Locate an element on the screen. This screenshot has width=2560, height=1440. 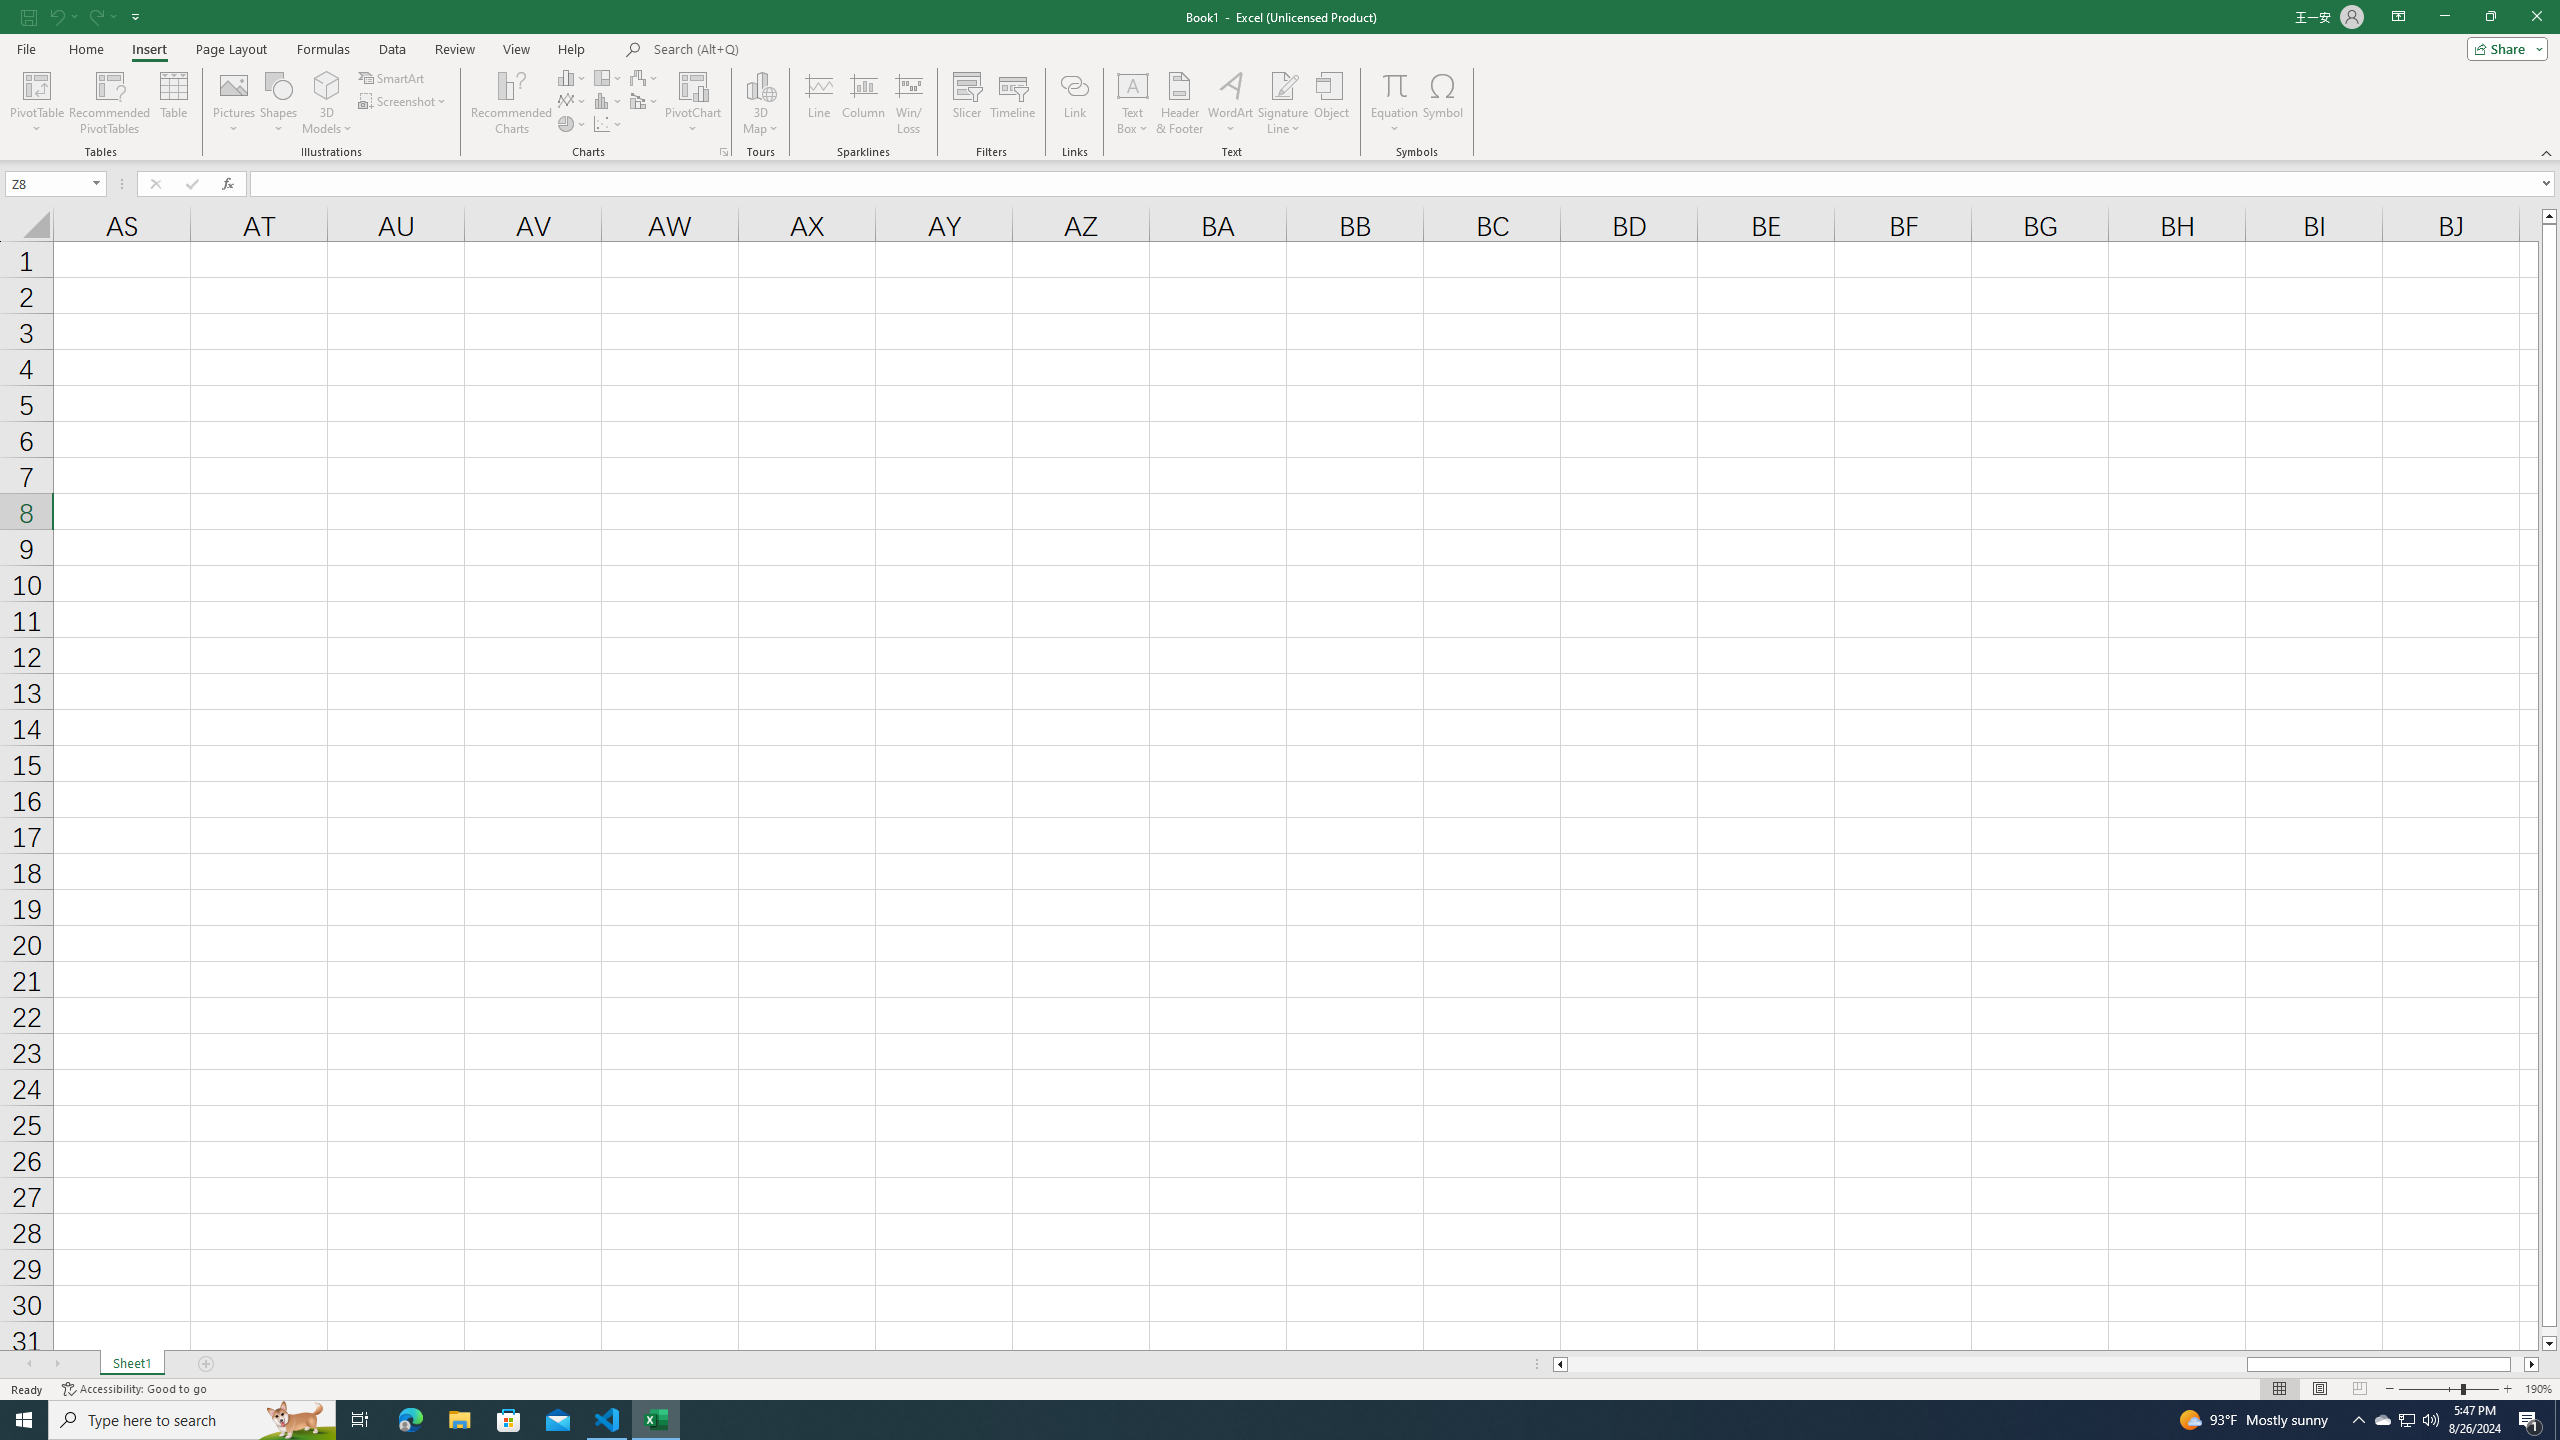
'Microsoft search' is located at coordinates (791, 49).